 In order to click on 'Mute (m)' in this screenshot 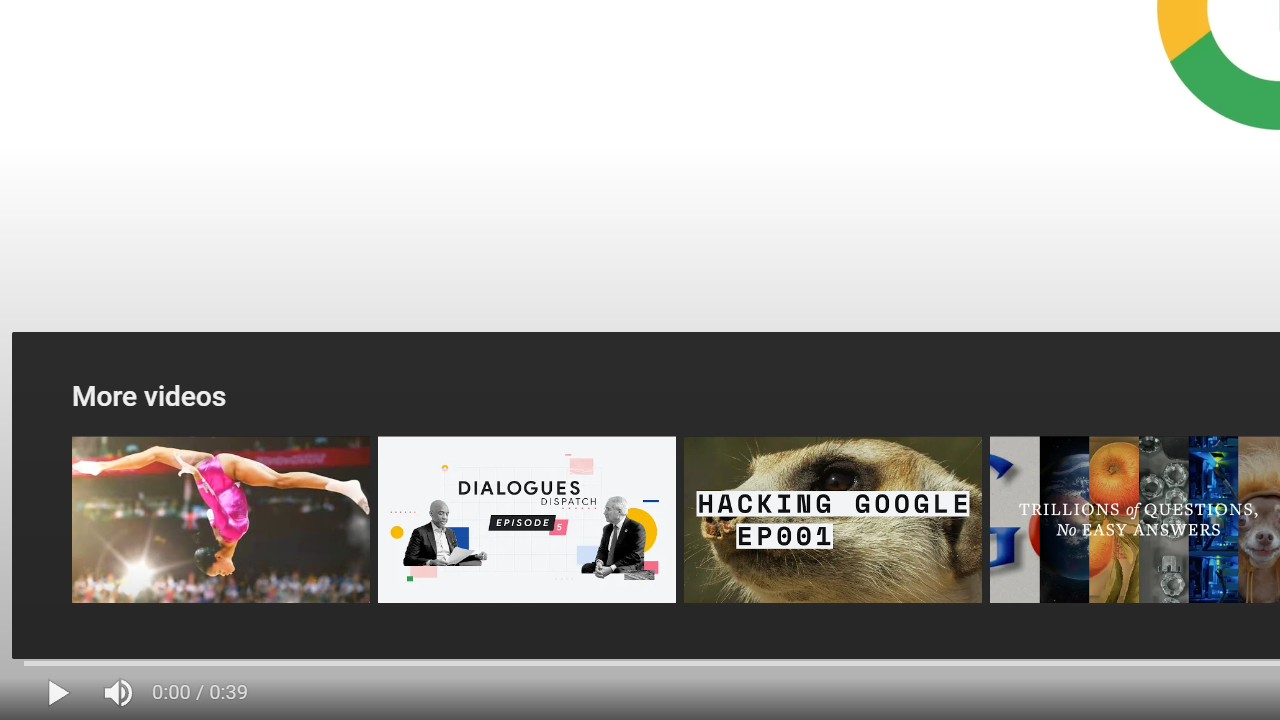, I will do `click(119, 692)`.